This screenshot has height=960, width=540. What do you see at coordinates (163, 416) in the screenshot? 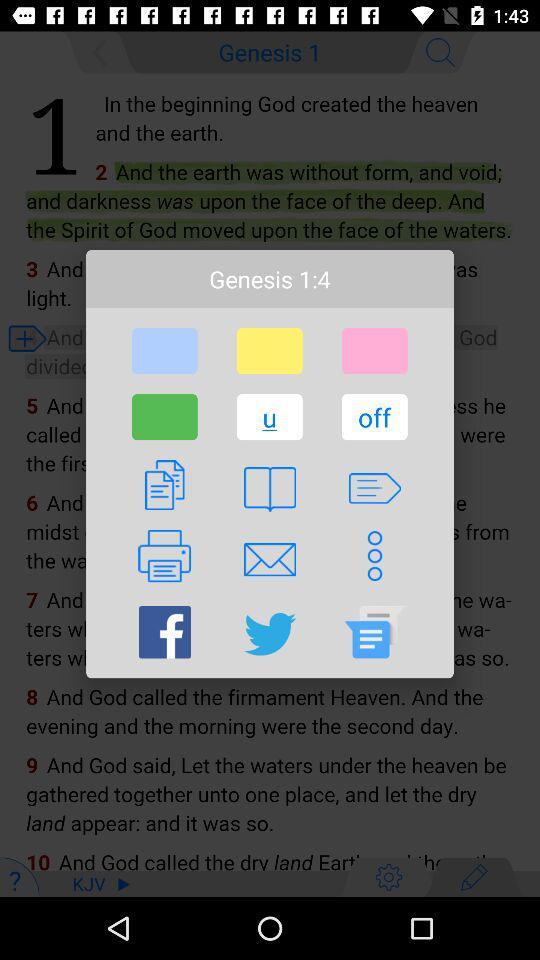
I see `item to the left of u button` at bounding box center [163, 416].